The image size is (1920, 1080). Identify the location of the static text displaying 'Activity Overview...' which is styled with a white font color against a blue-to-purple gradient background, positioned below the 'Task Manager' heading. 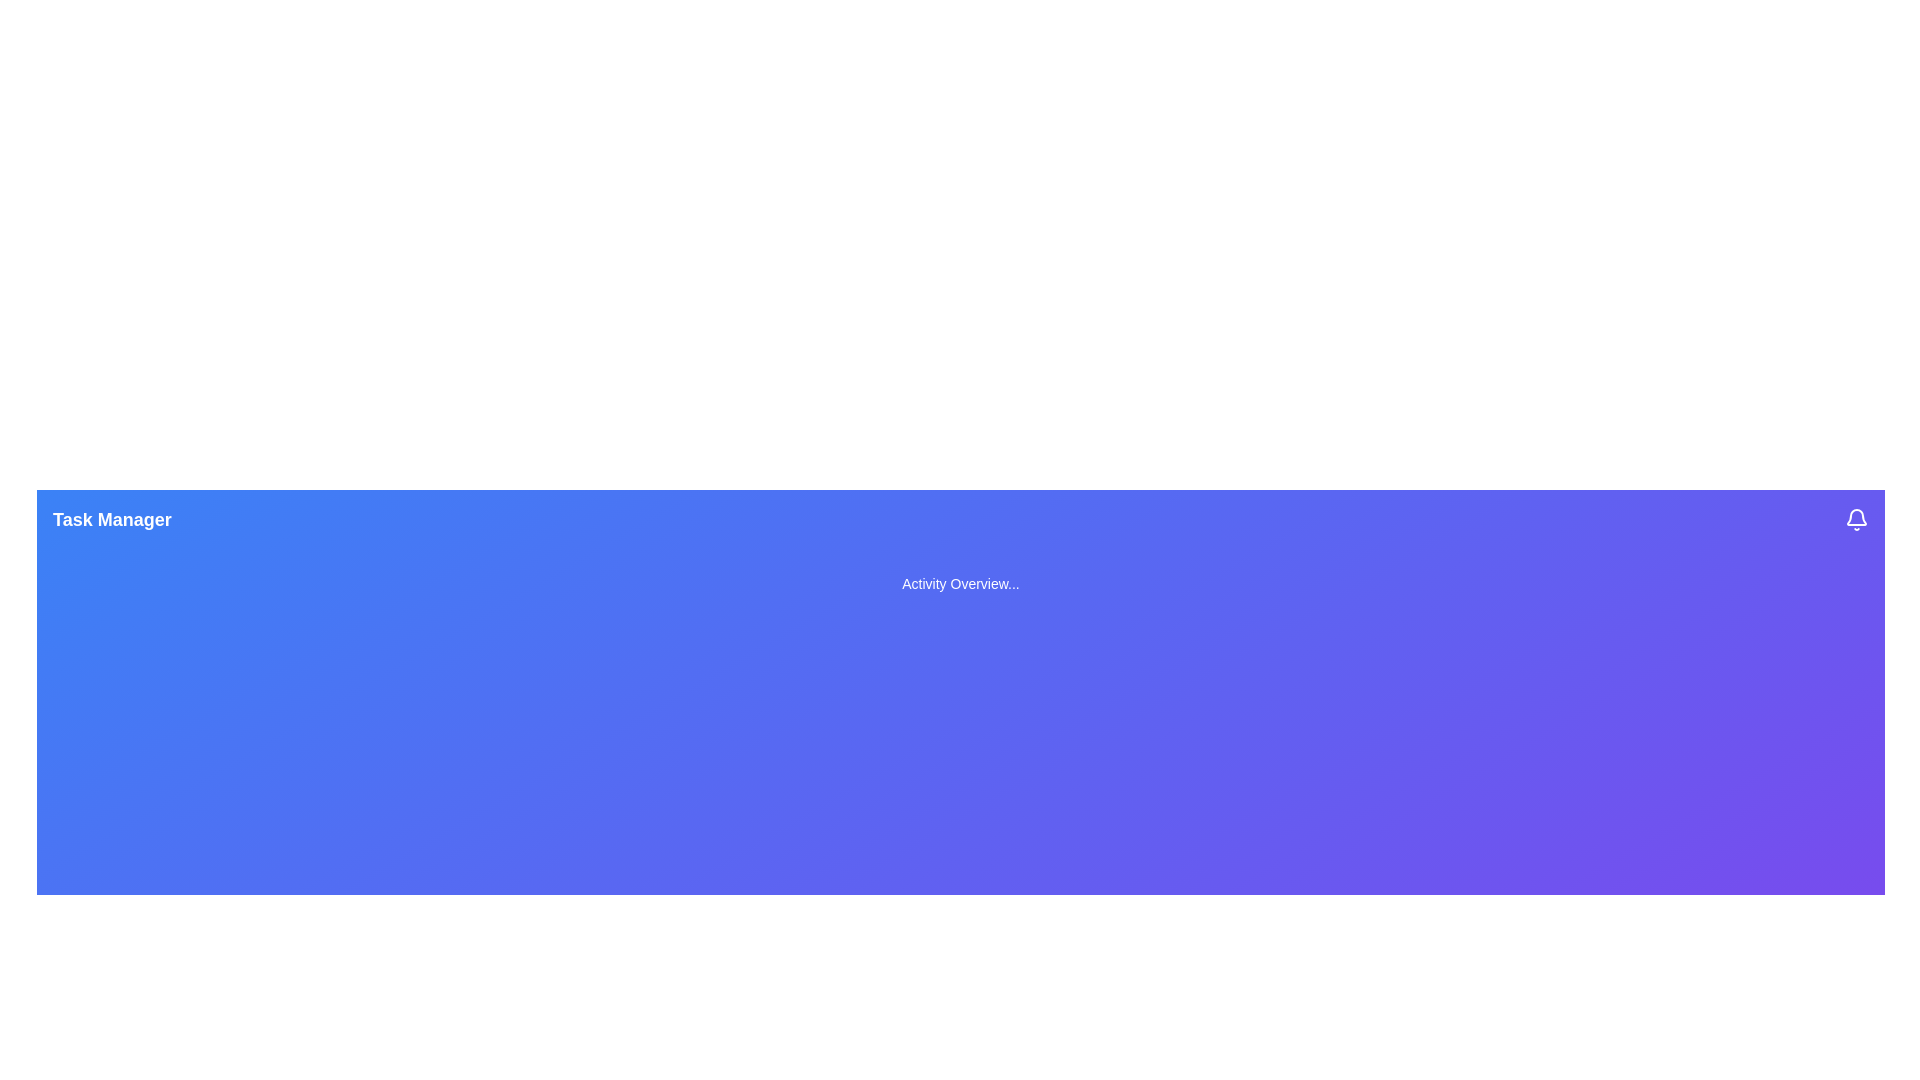
(960, 583).